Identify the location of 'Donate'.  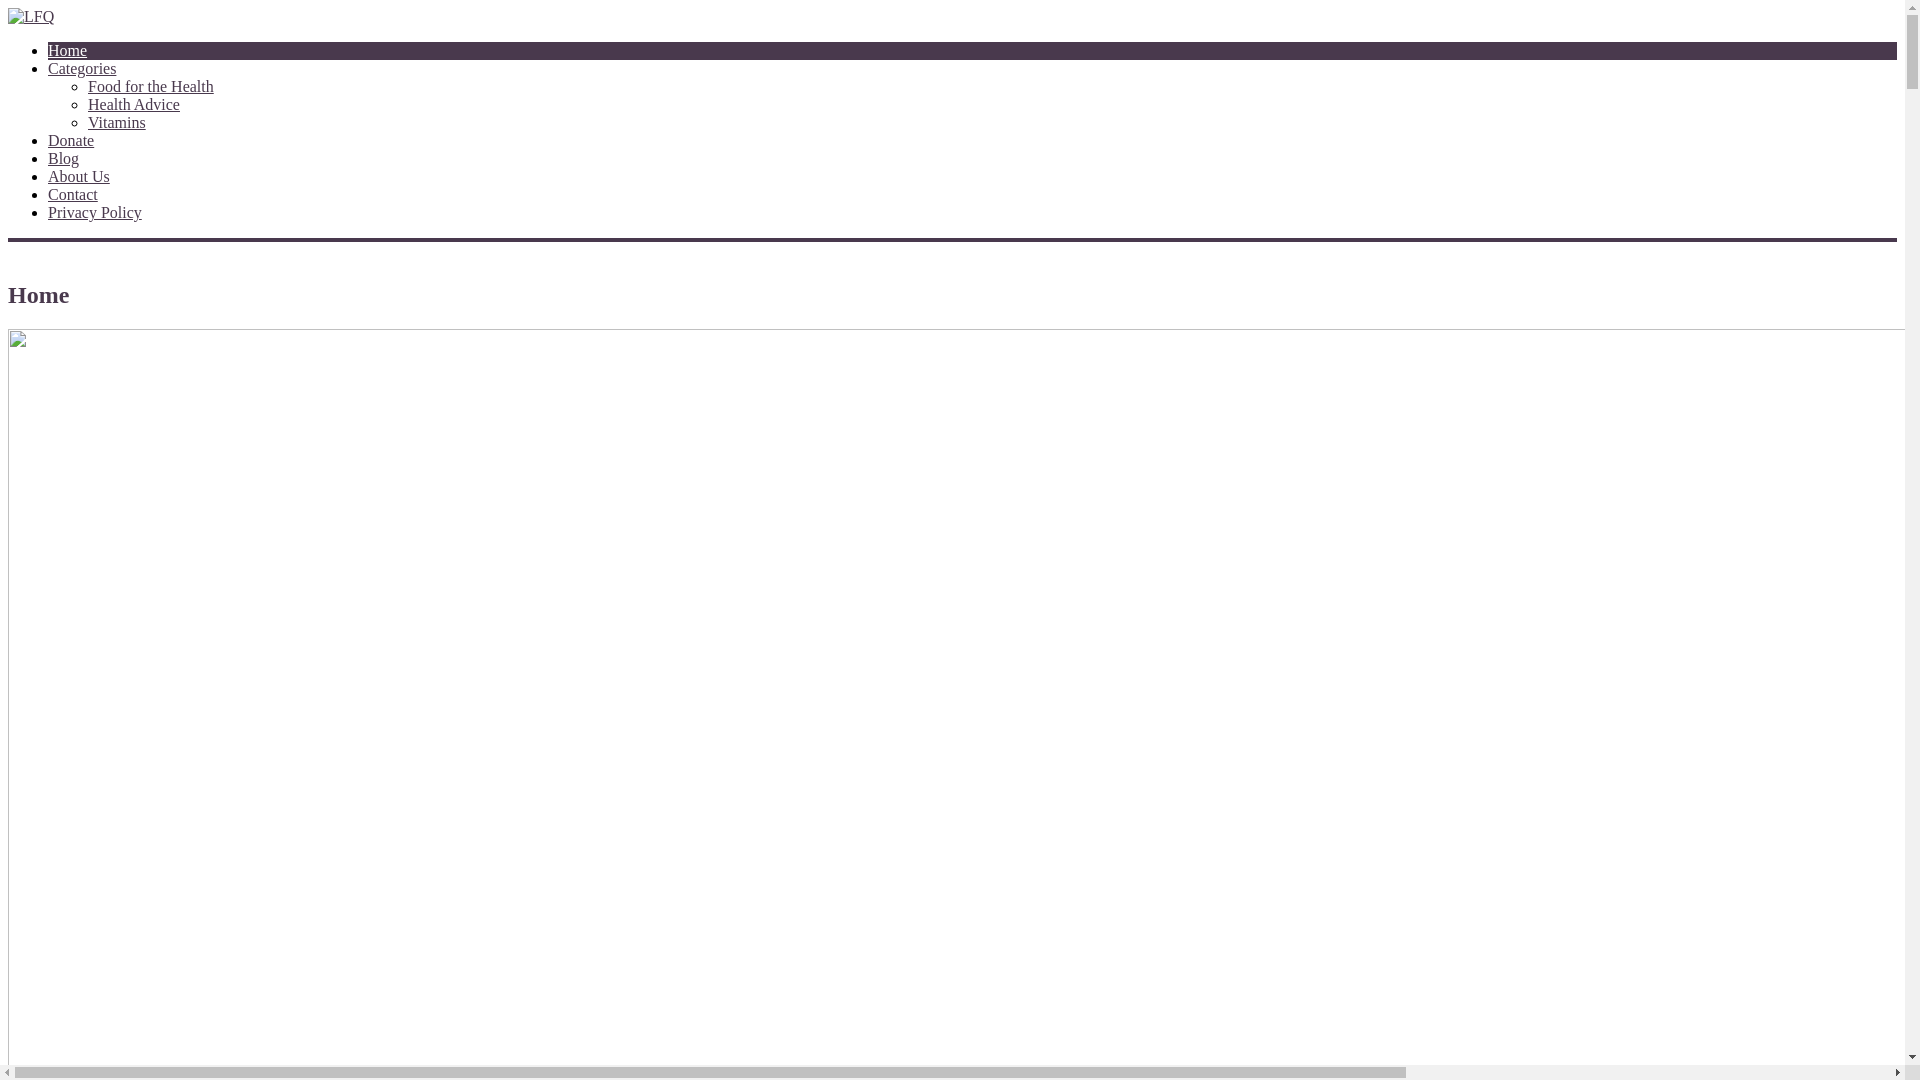
(71, 139).